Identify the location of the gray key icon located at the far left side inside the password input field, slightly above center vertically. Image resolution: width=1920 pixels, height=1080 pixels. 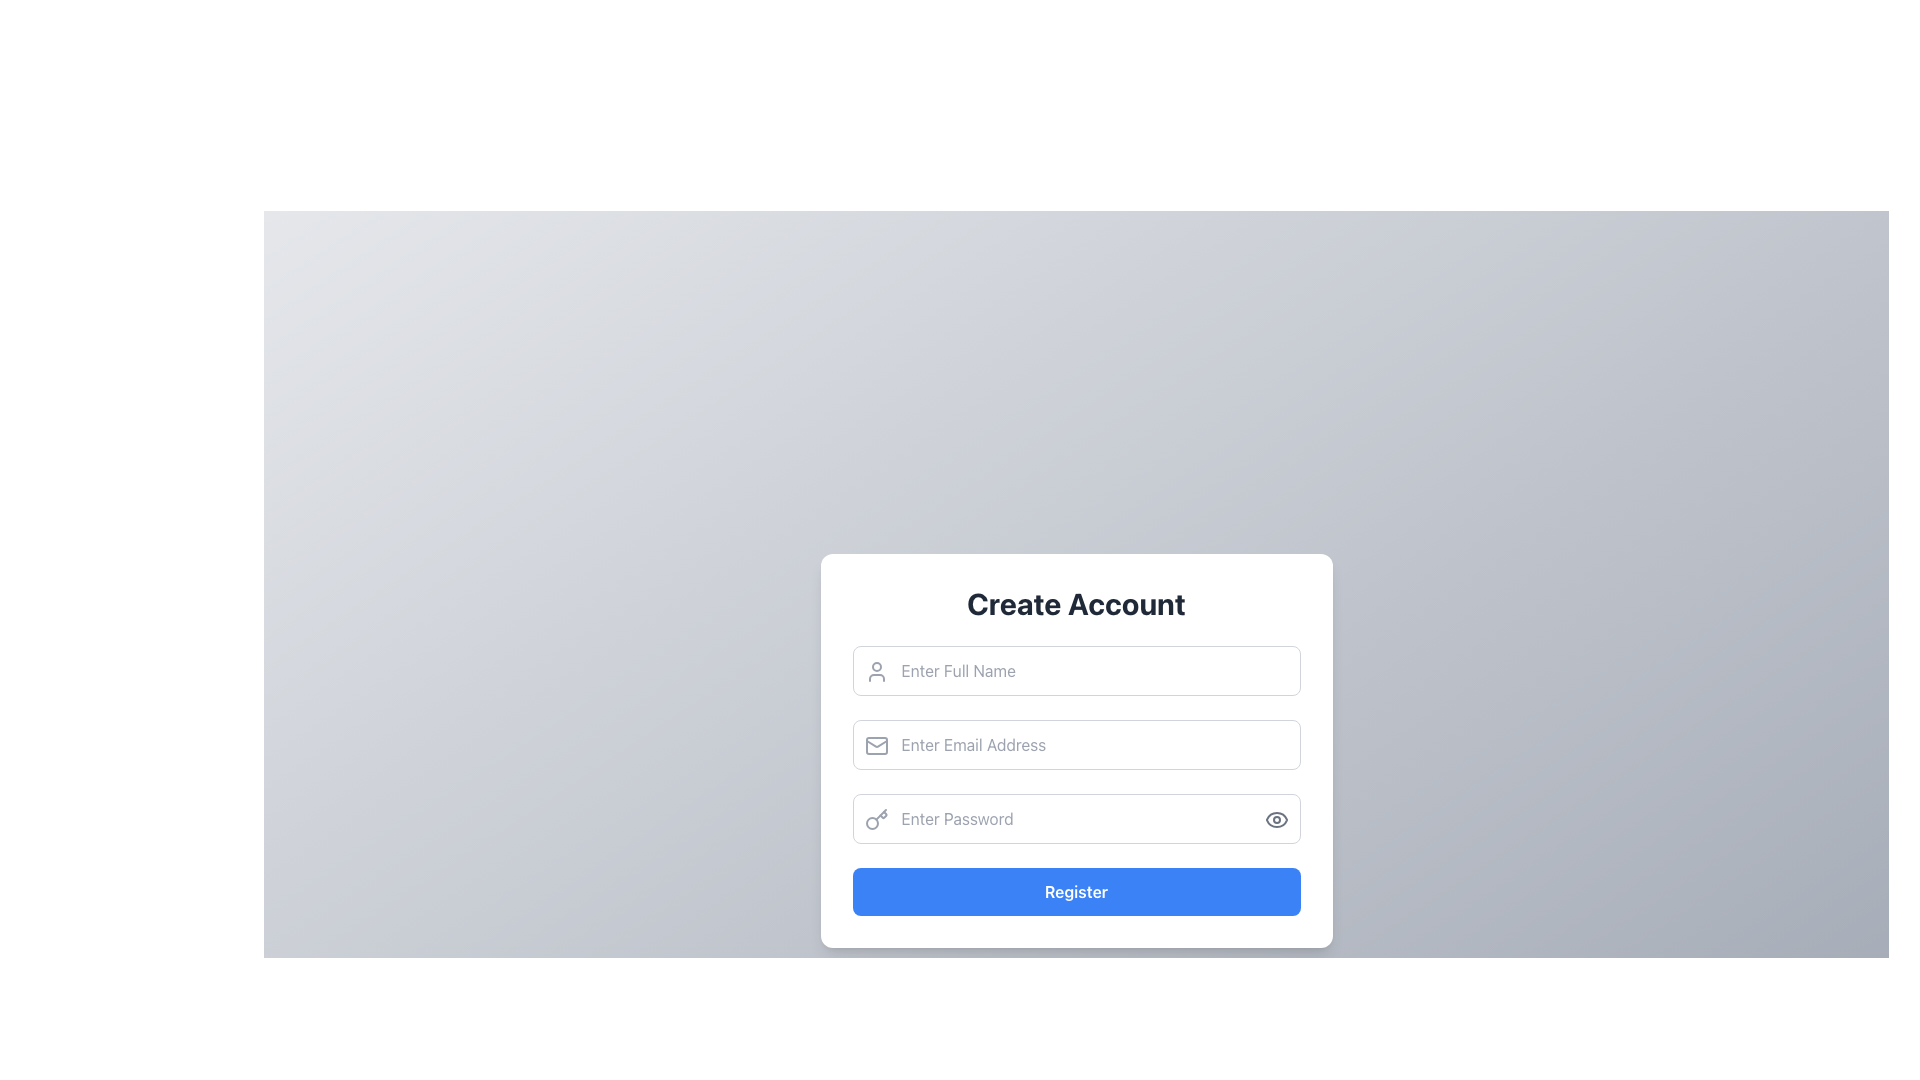
(876, 820).